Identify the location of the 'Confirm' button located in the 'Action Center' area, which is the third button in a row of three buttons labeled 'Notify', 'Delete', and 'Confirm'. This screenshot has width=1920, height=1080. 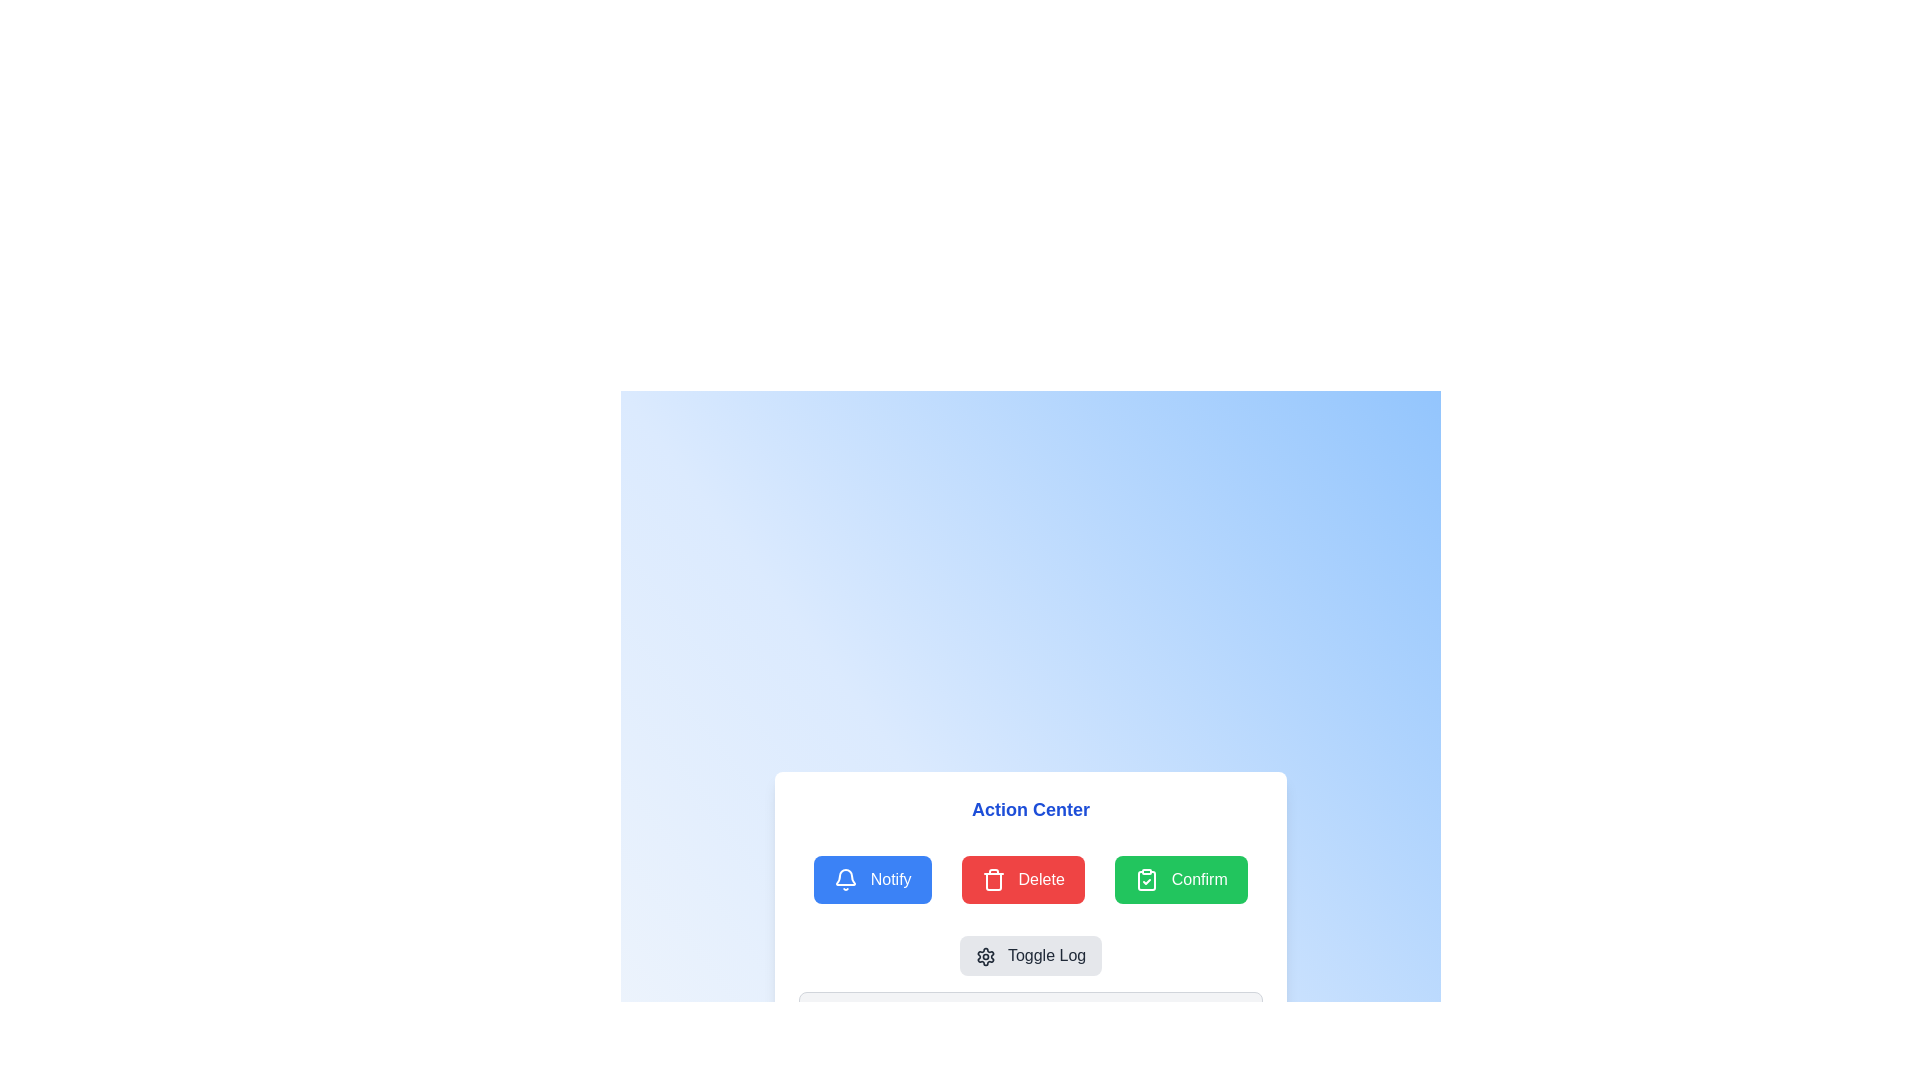
(1181, 878).